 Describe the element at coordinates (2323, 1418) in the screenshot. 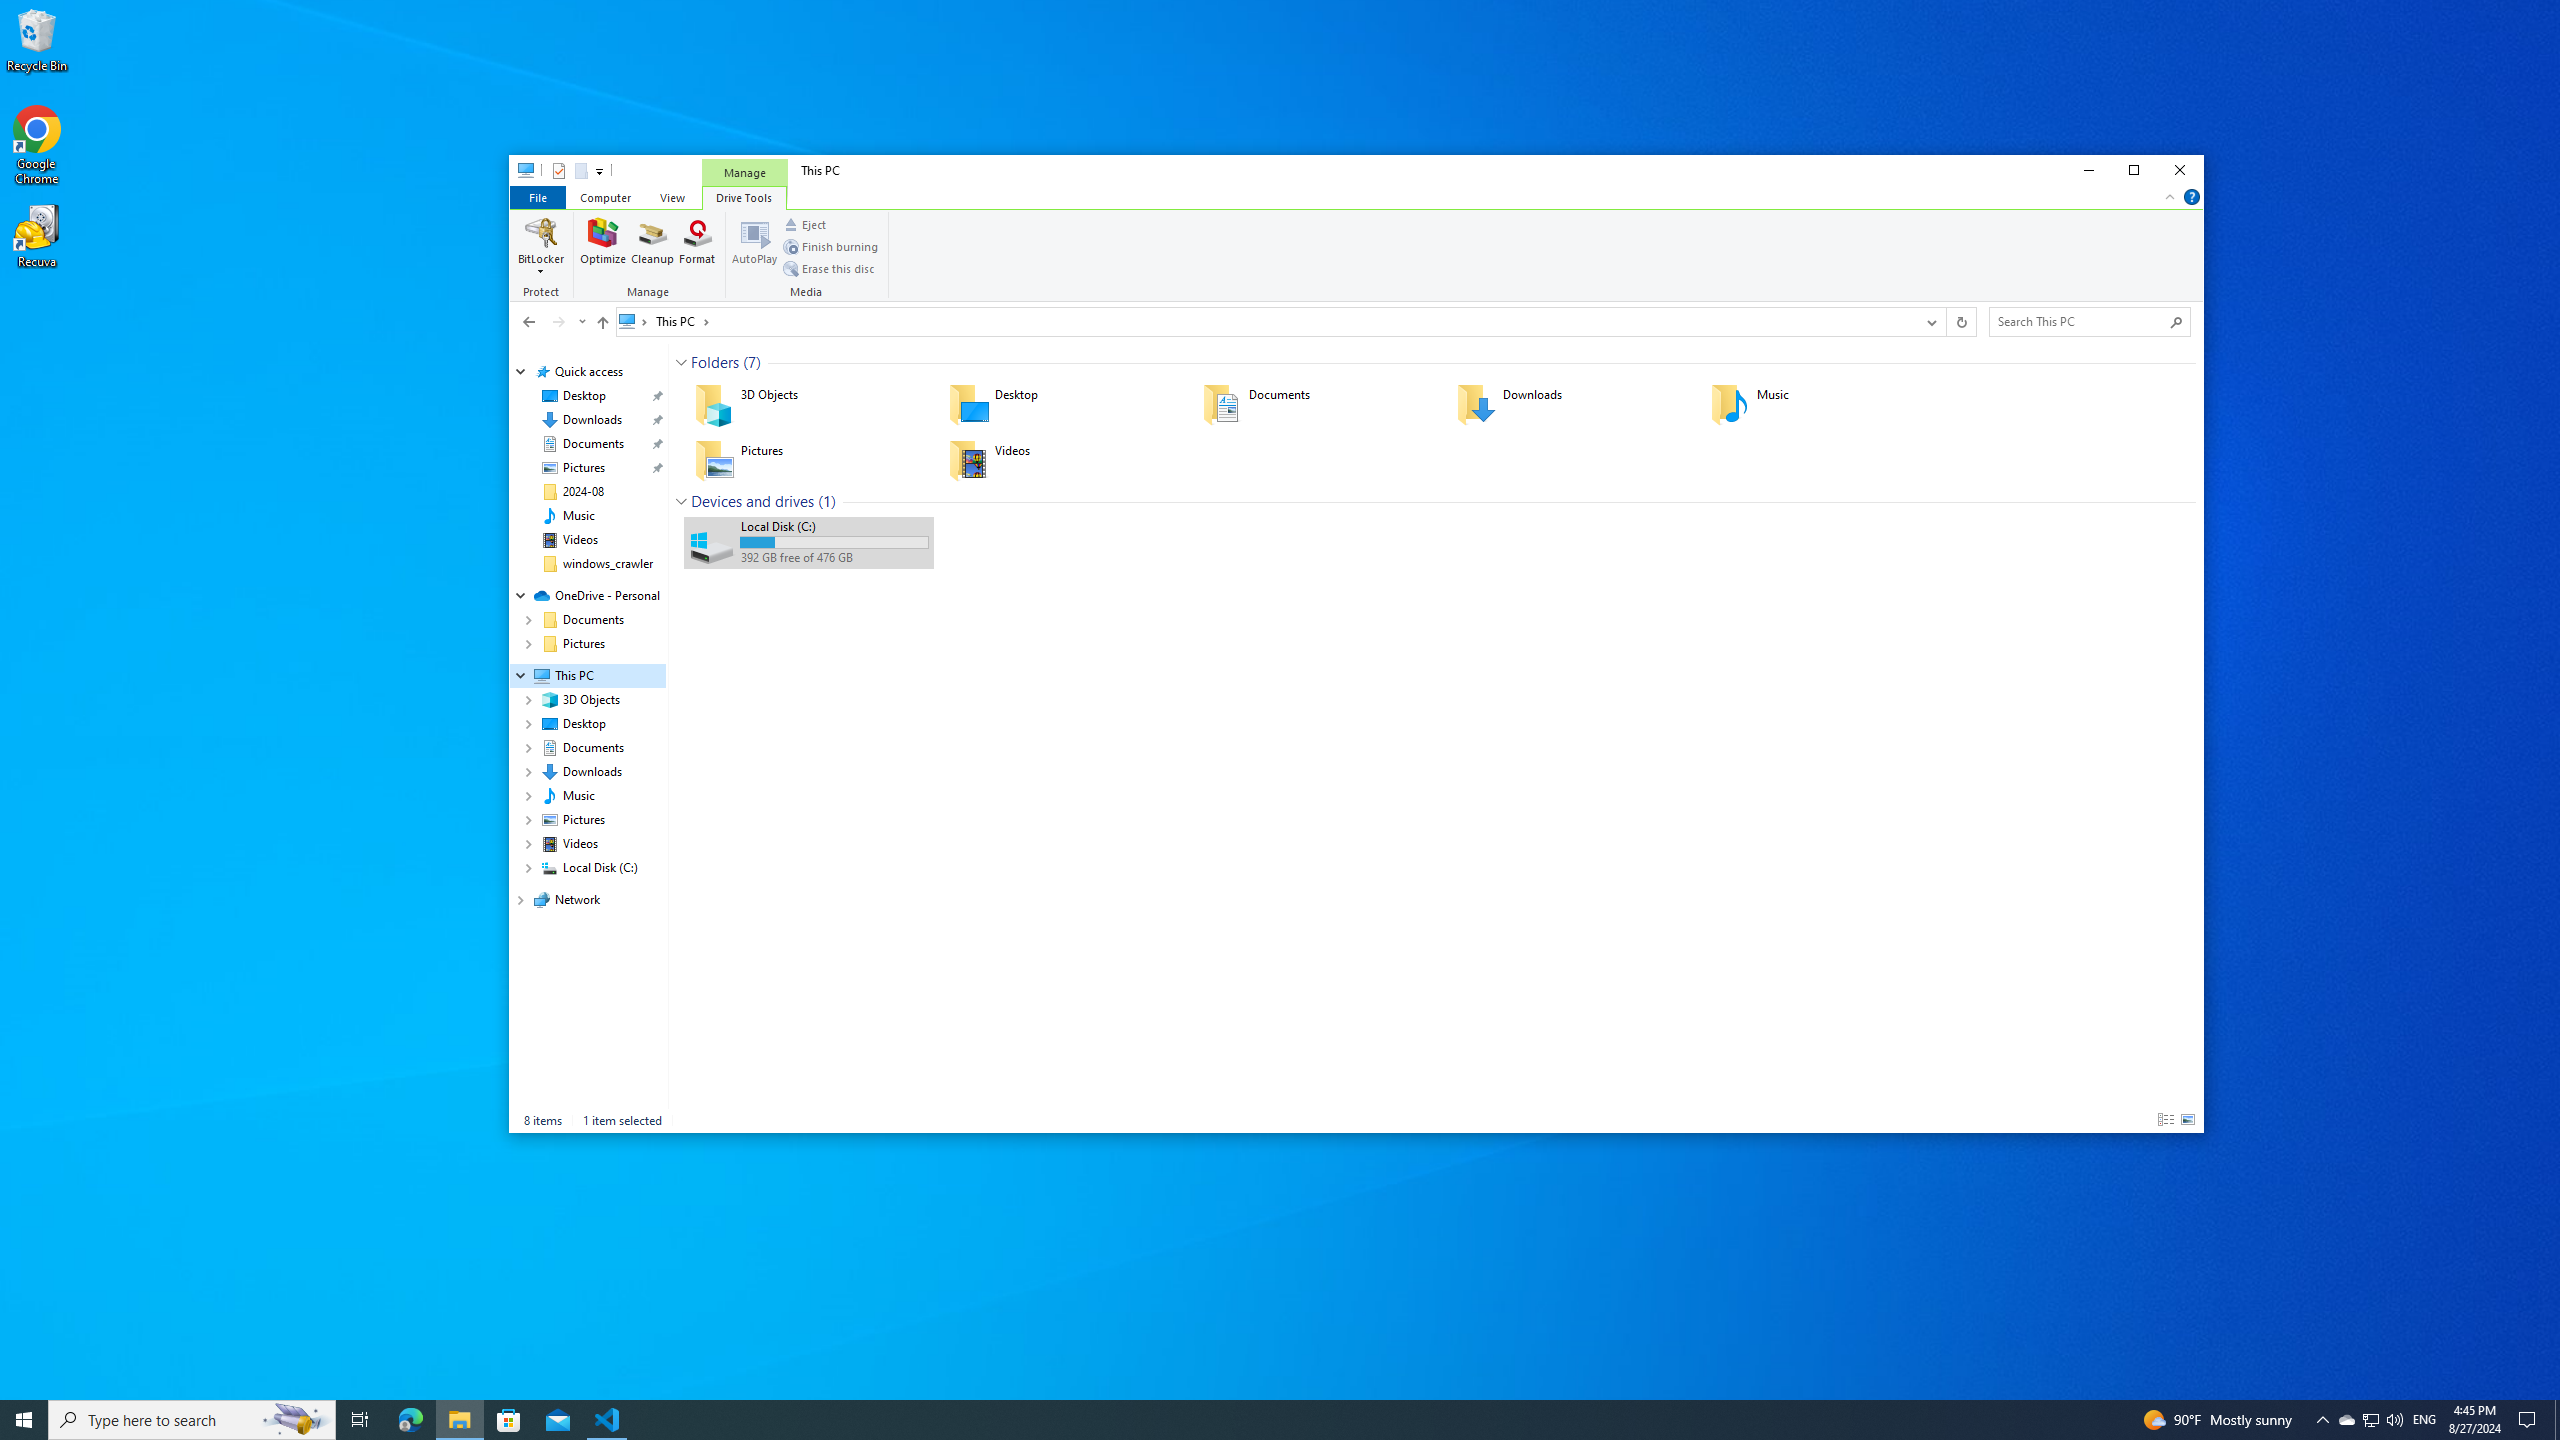

I see `'Notification Chevron'` at that location.